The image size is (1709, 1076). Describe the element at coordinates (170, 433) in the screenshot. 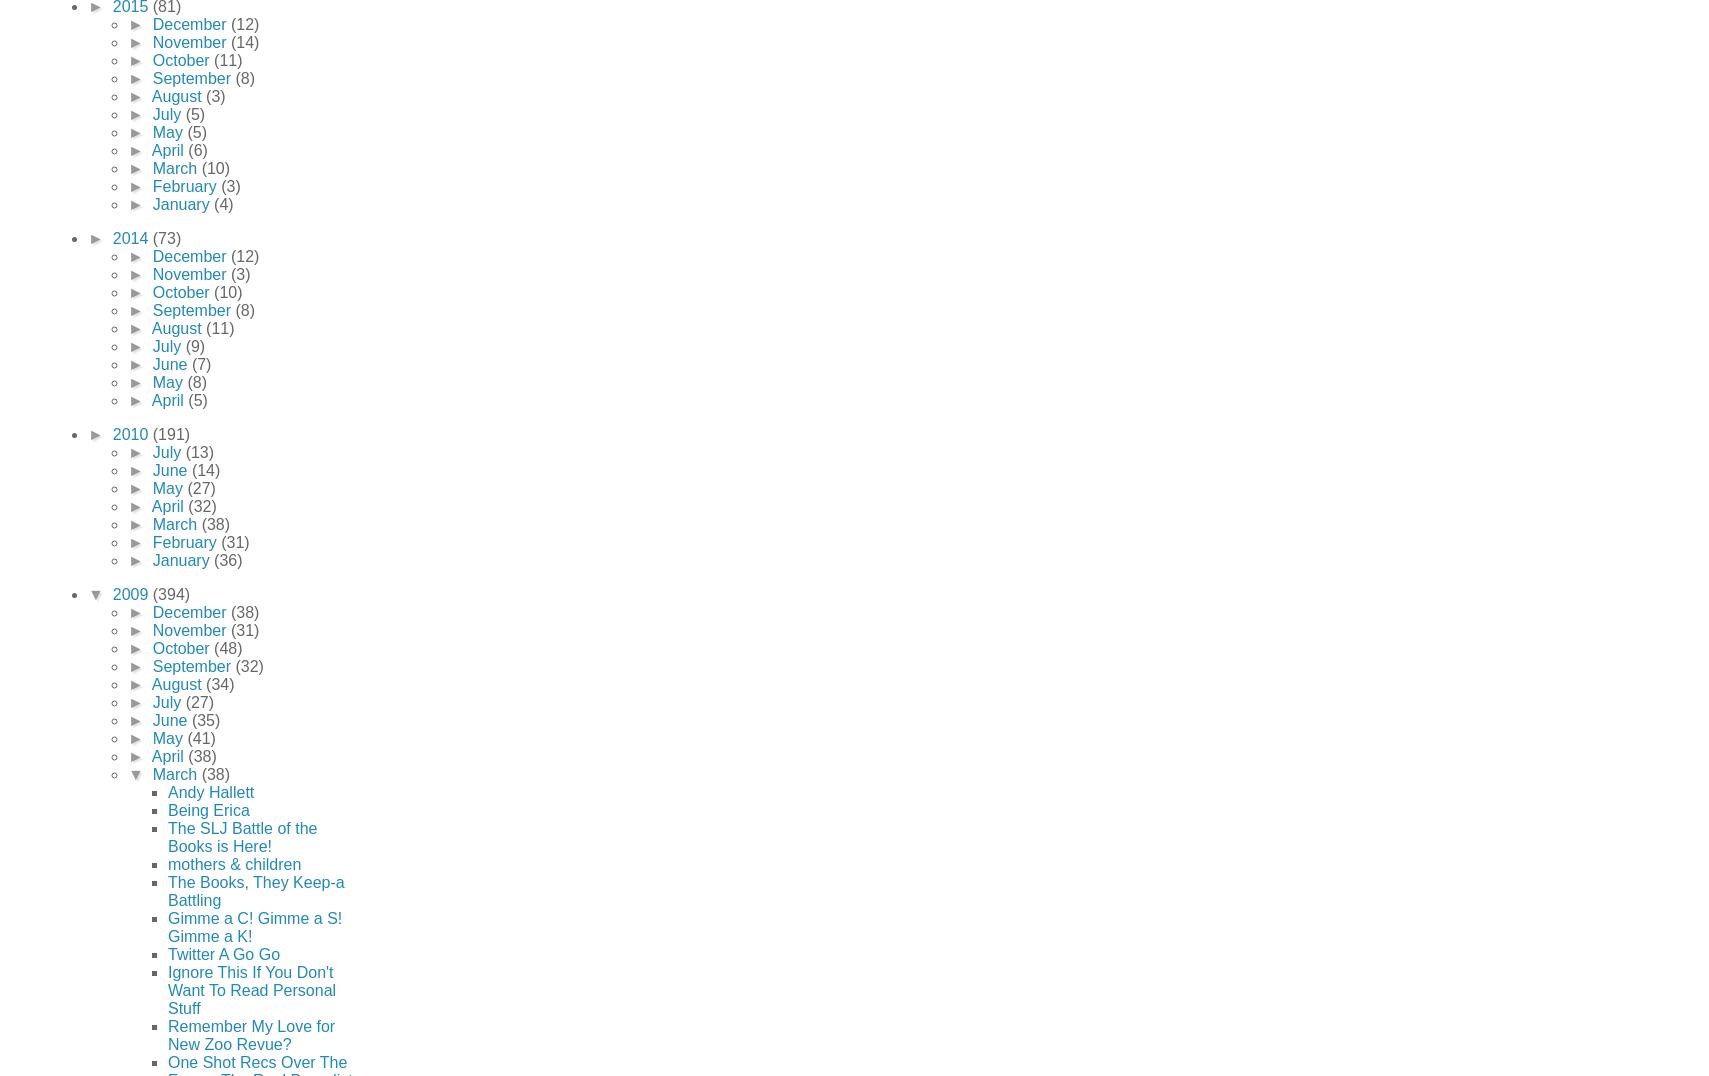

I see `'(191)'` at that location.